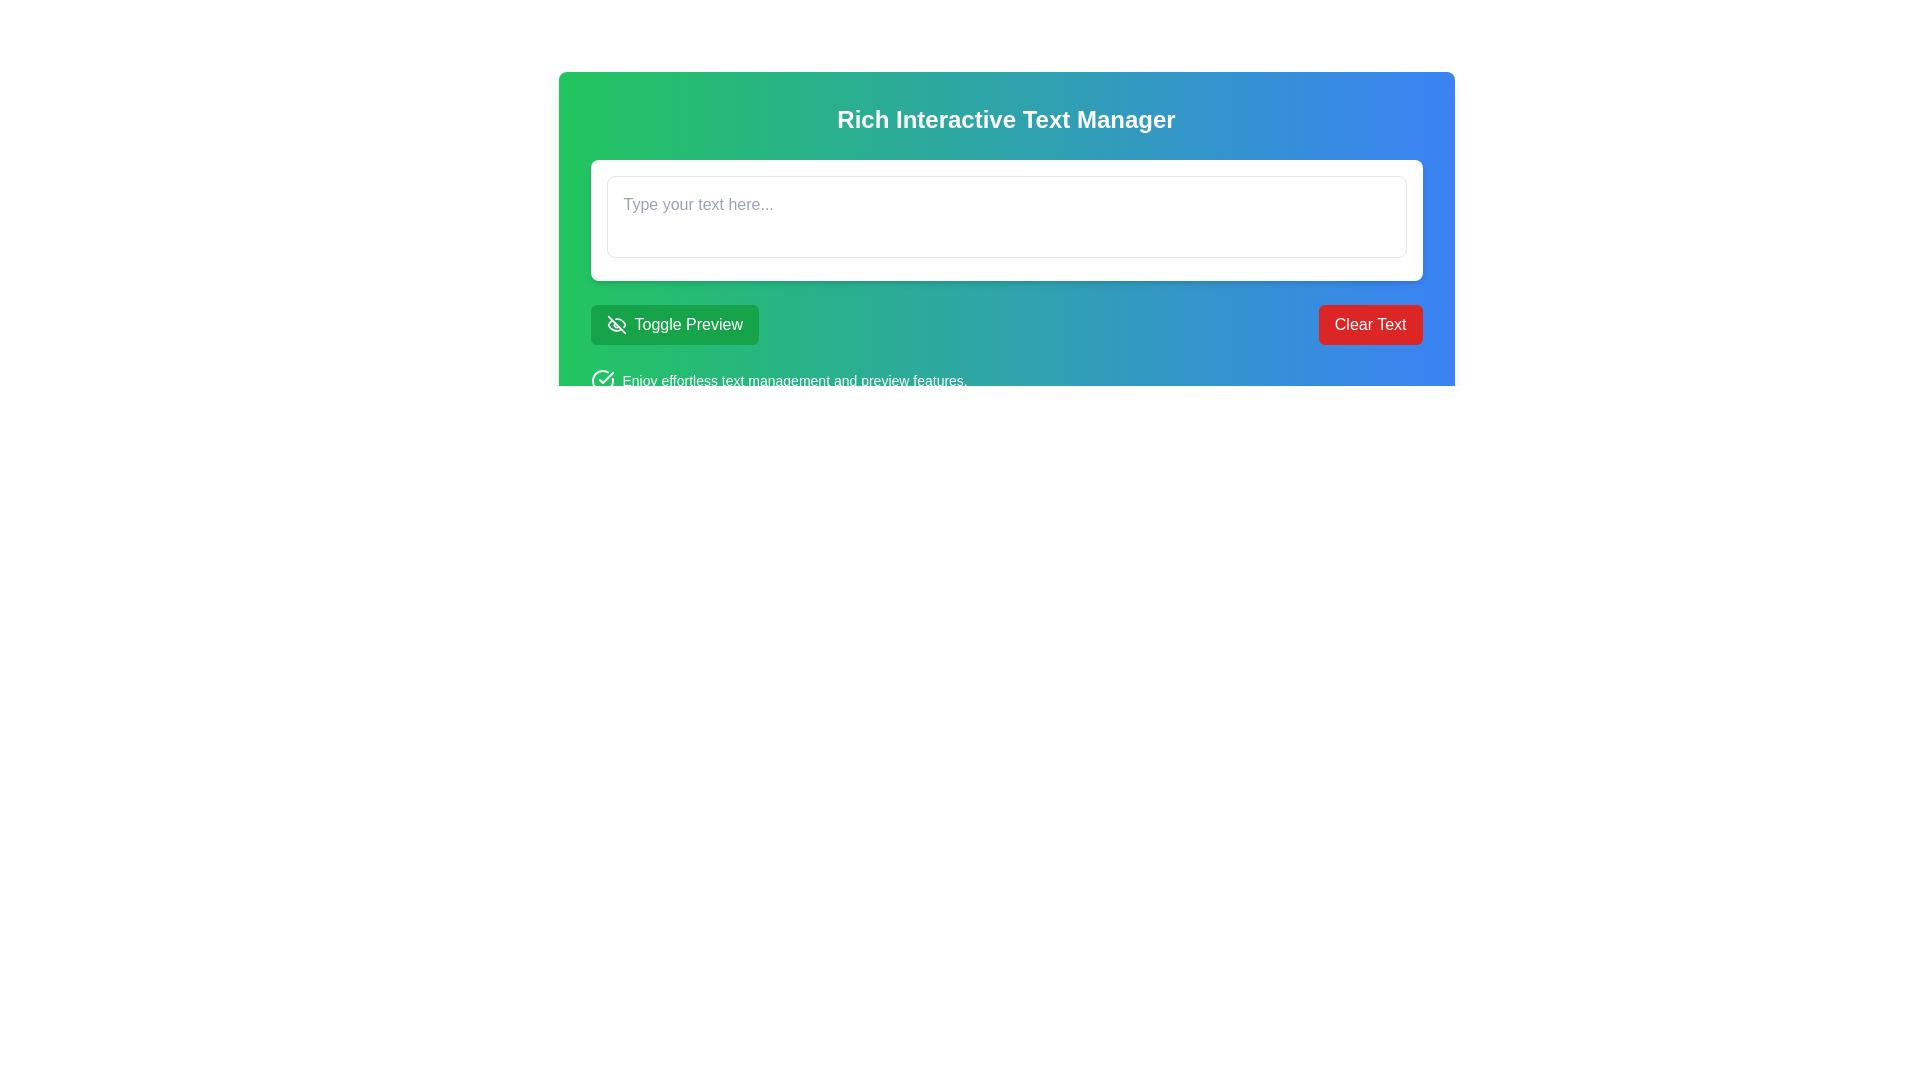  What do you see at coordinates (674, 323) in the screenshot?
I see `the 'Toggle Preview' button, which is a rectangular green button with rounded corners, featuring an eye-off icon and the text 'Toggle Preview' in white` at bounding box center [674, 323].